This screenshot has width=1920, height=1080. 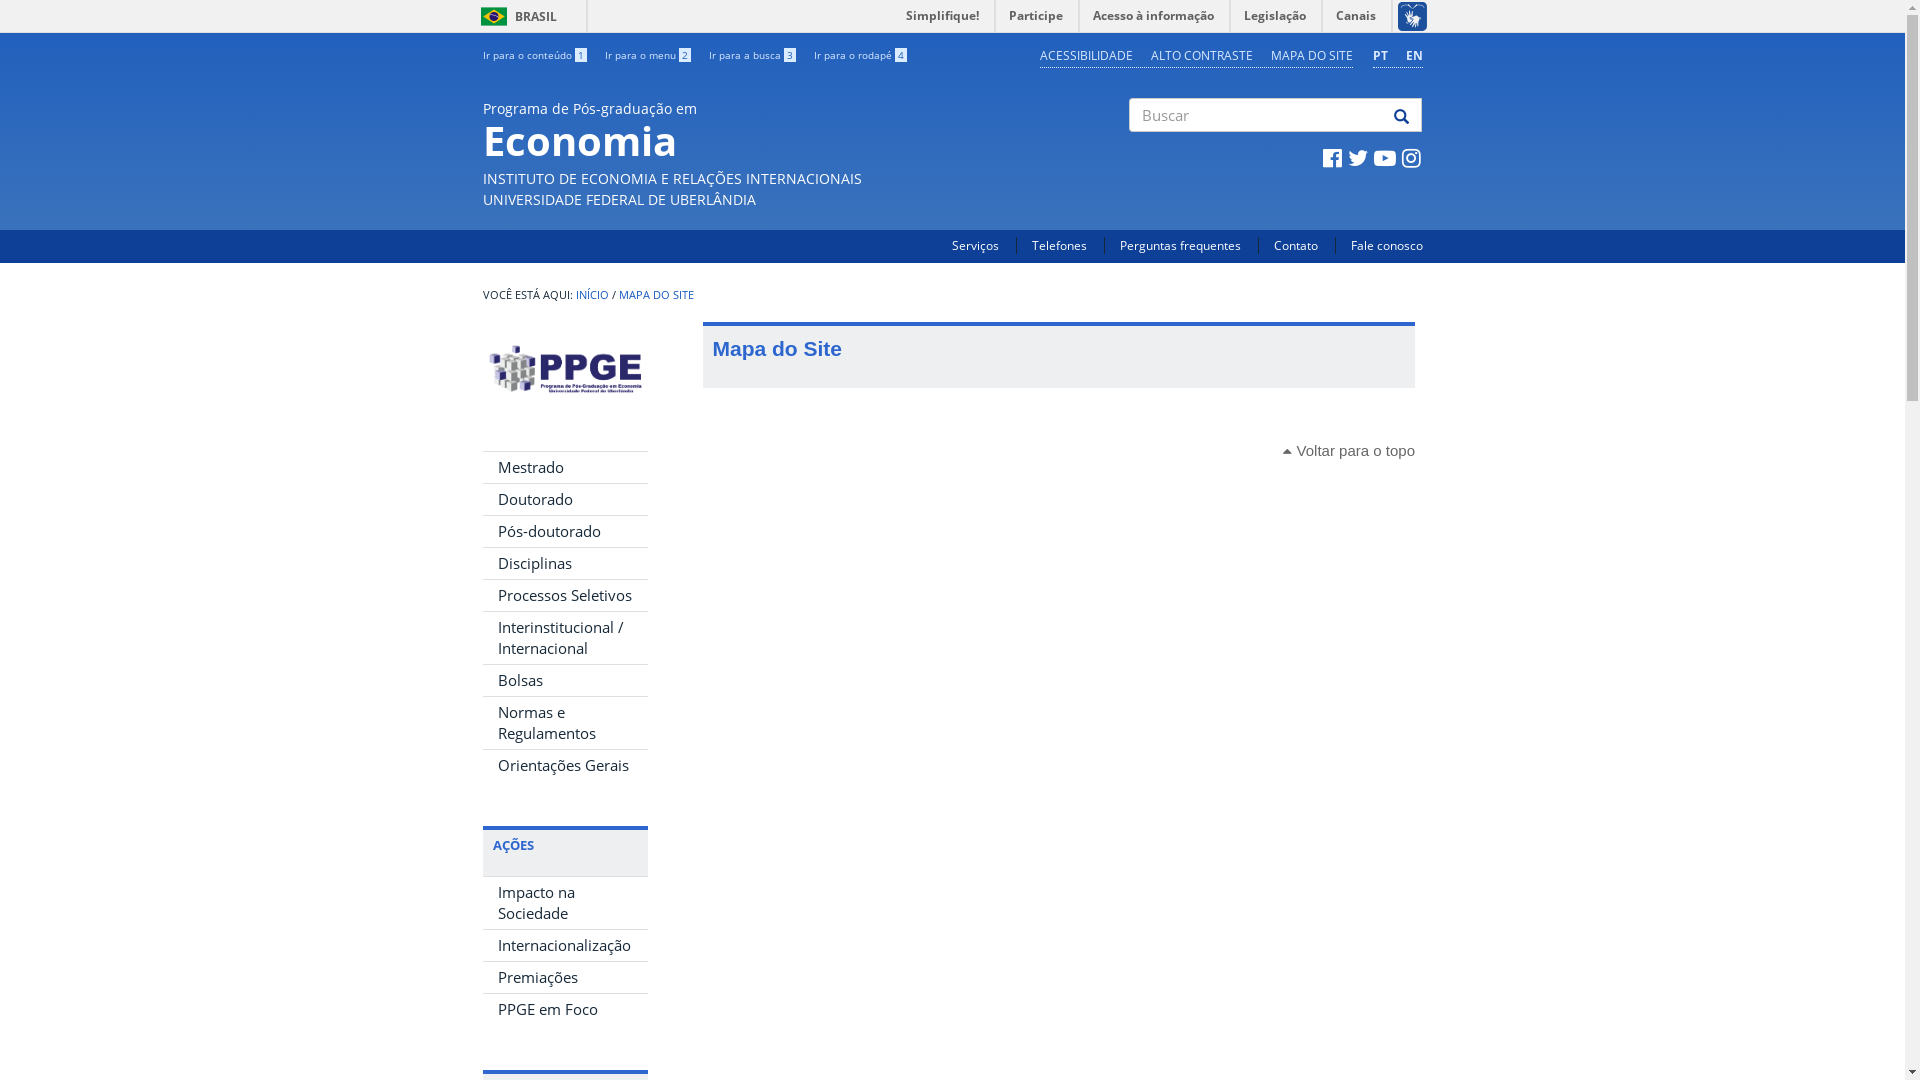 What do you see at coordinates (1200, 54) in the screenshot?
I see `'ALTO CONTRASTE'` at bounding box center [1200, 54].